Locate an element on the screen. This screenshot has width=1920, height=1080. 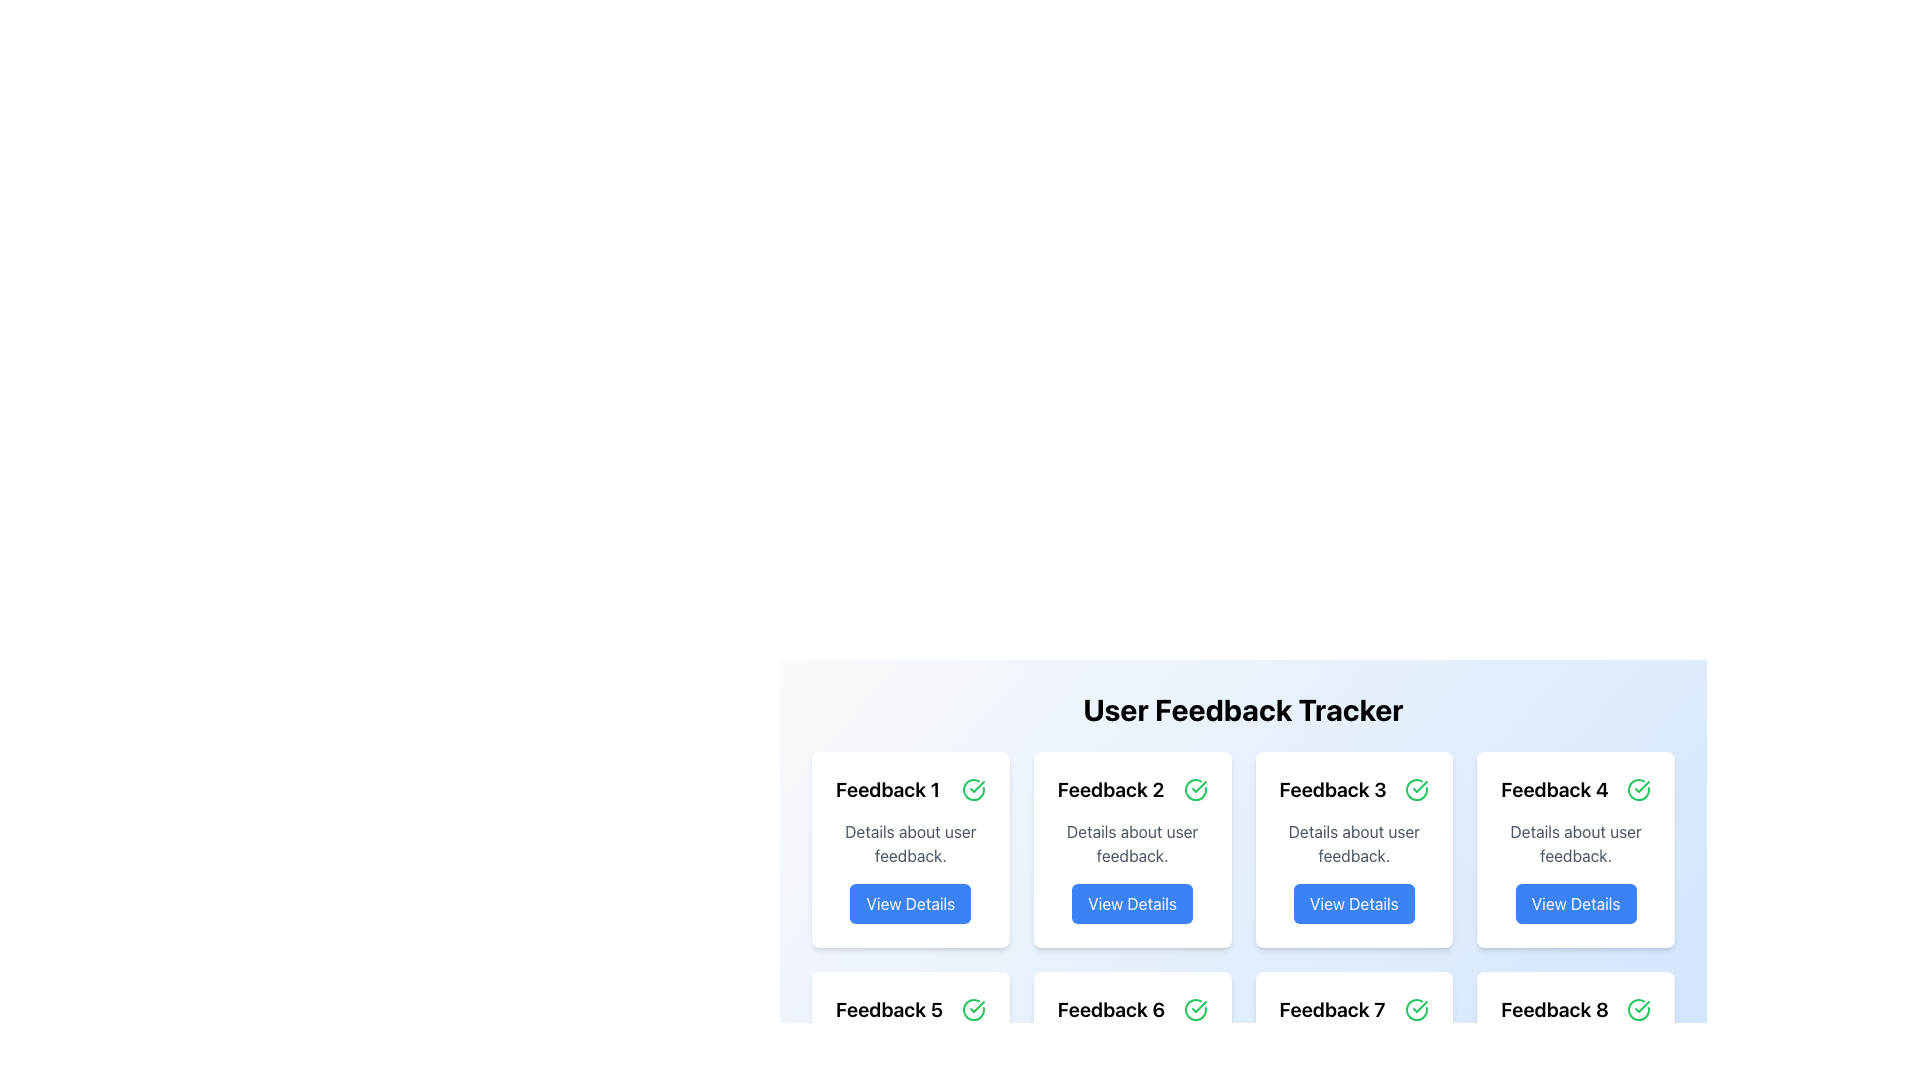
the success indicator icon located in the upper-right corner of the 'Feedback 3' card, next to the 'Feedback 3' text label is located at coordinates (1416, 789).